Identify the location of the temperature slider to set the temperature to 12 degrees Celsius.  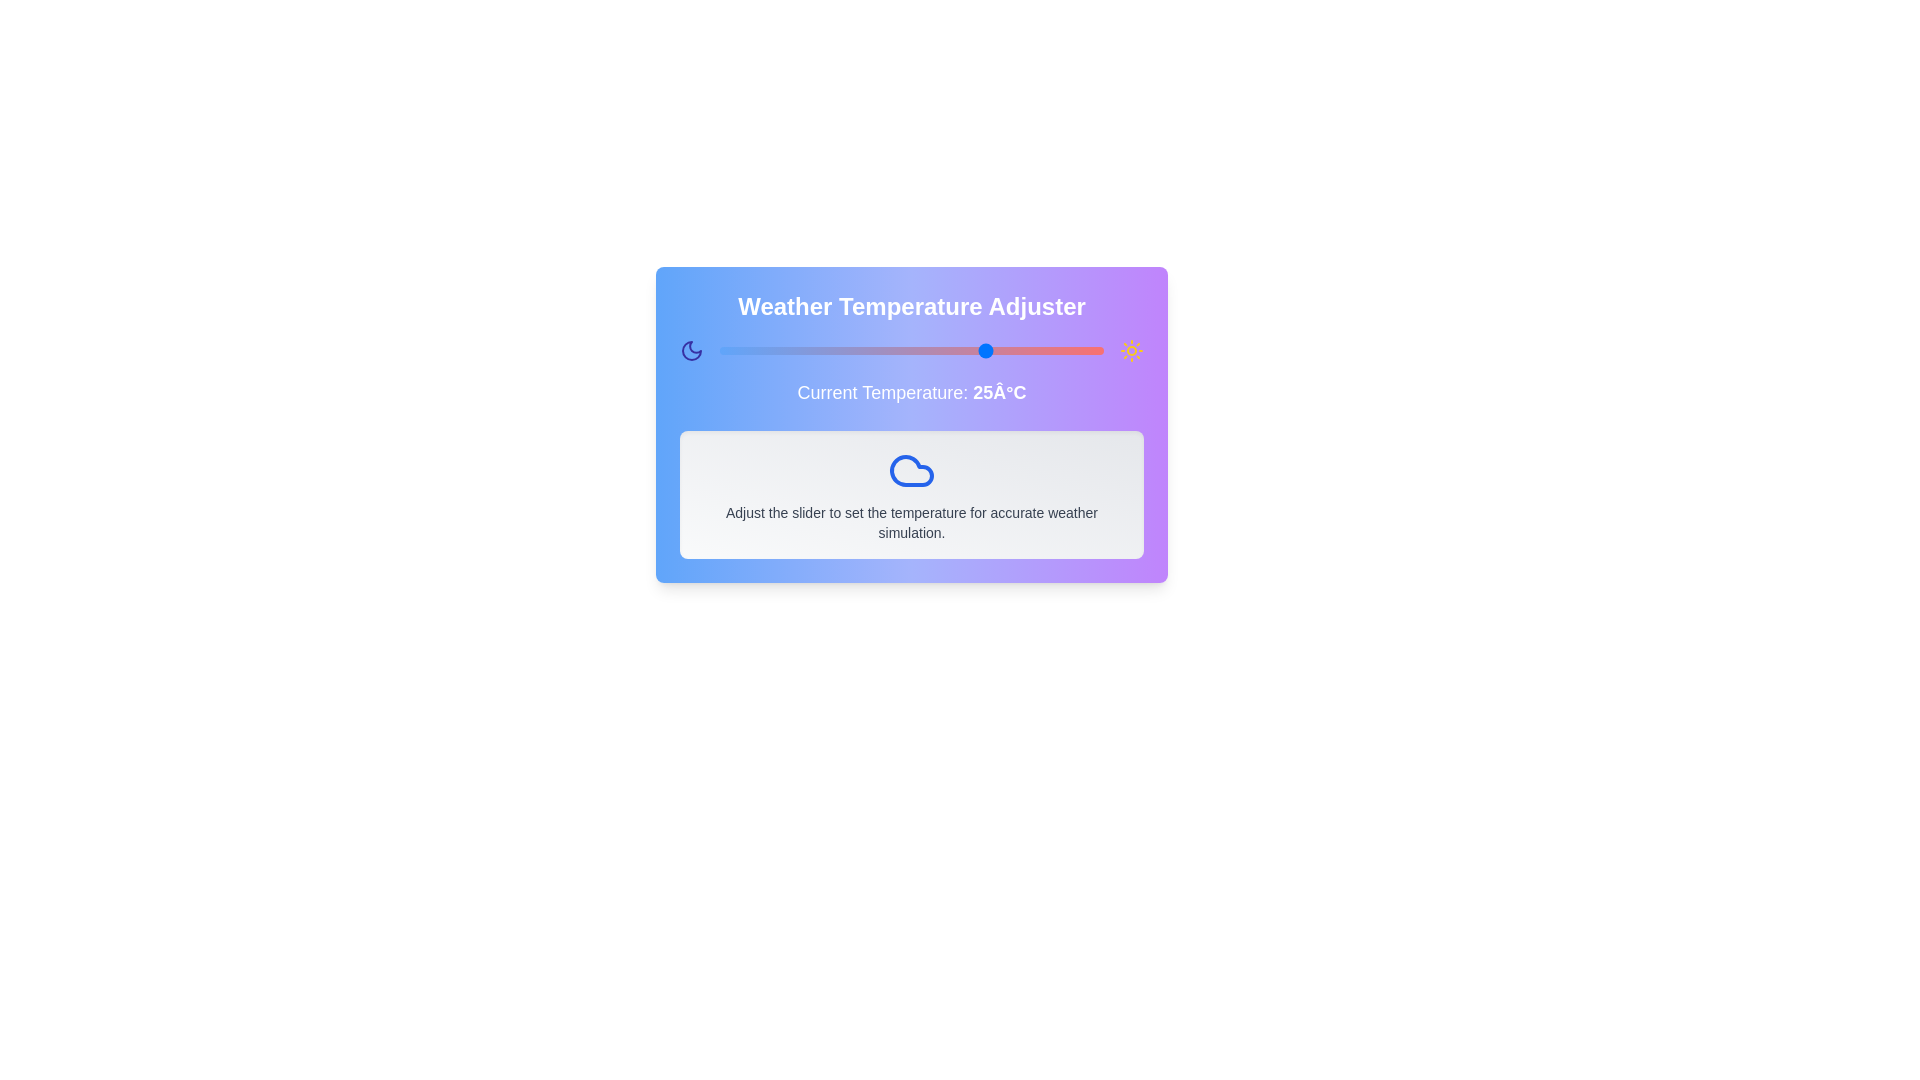
(887, 350).